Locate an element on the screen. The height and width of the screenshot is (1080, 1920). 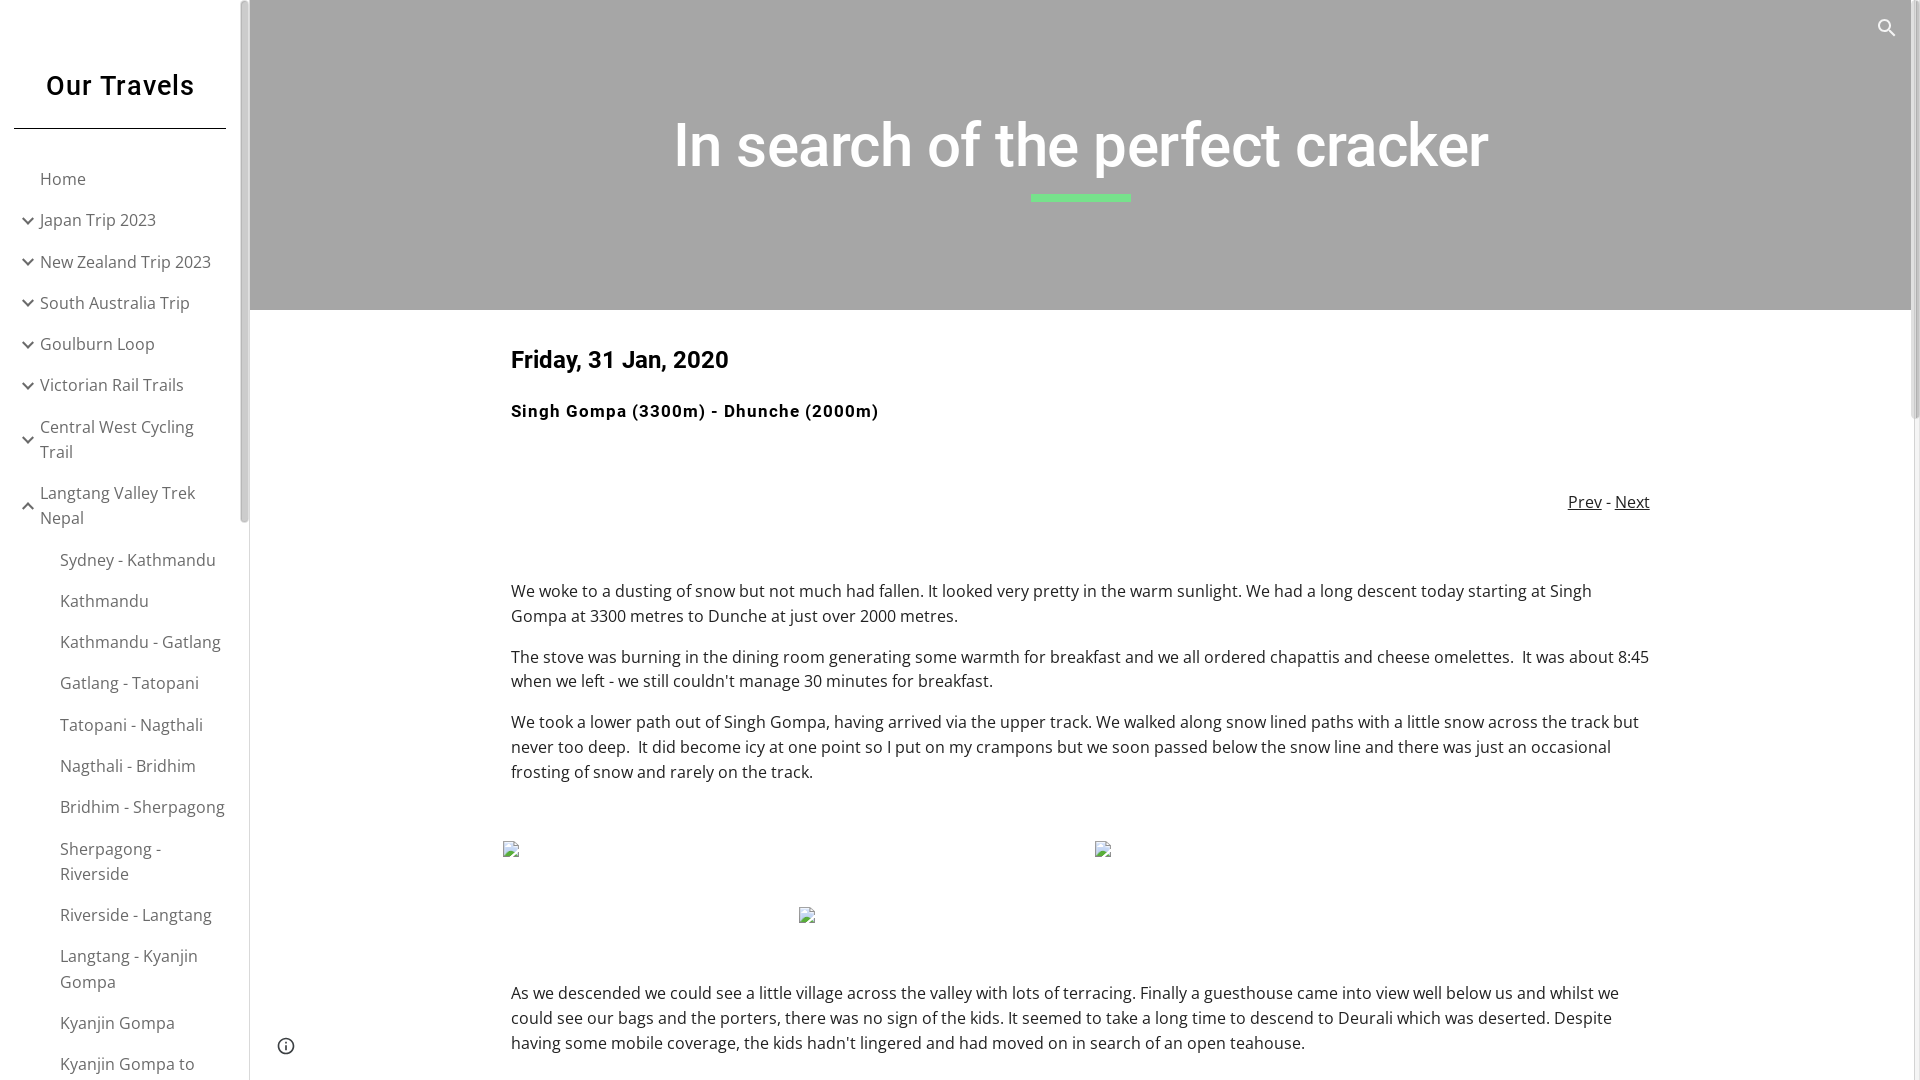
'Kathmandu - Gatlang' is located at coordinates (56, 642).